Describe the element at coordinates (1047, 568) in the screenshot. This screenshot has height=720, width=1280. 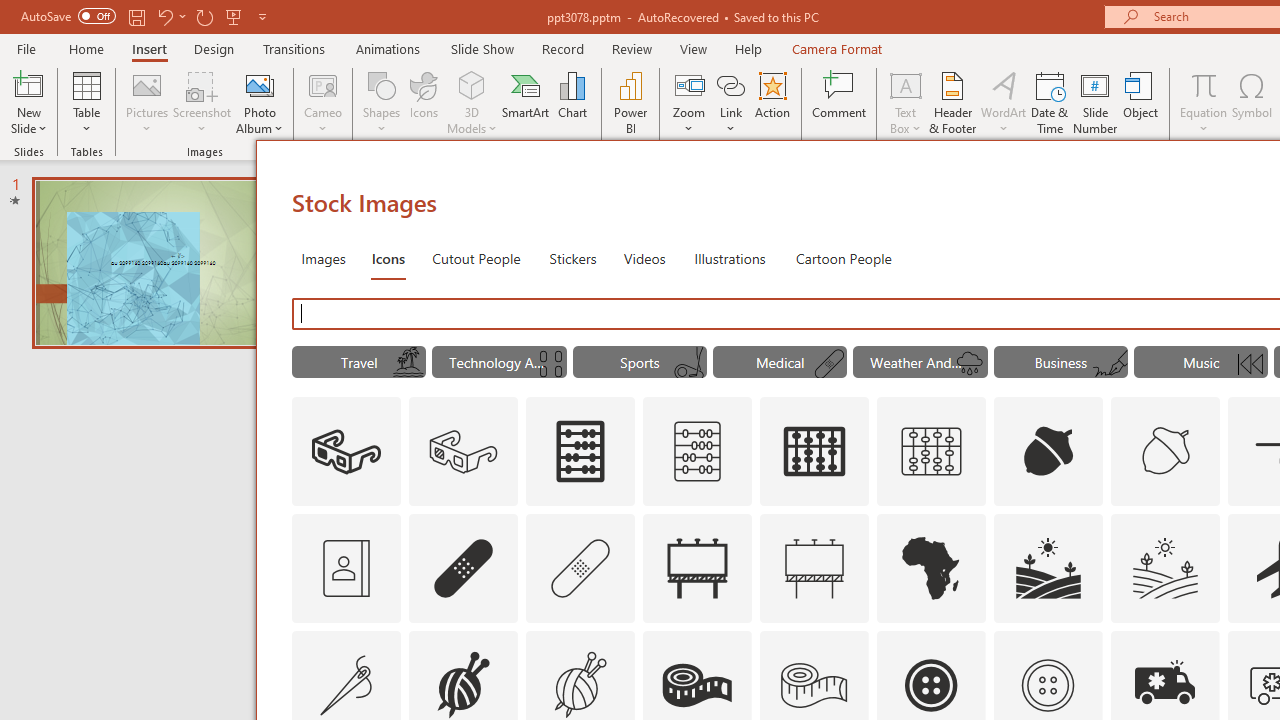
I see `'AutomationID: Icons_Agriculture'` at that location.